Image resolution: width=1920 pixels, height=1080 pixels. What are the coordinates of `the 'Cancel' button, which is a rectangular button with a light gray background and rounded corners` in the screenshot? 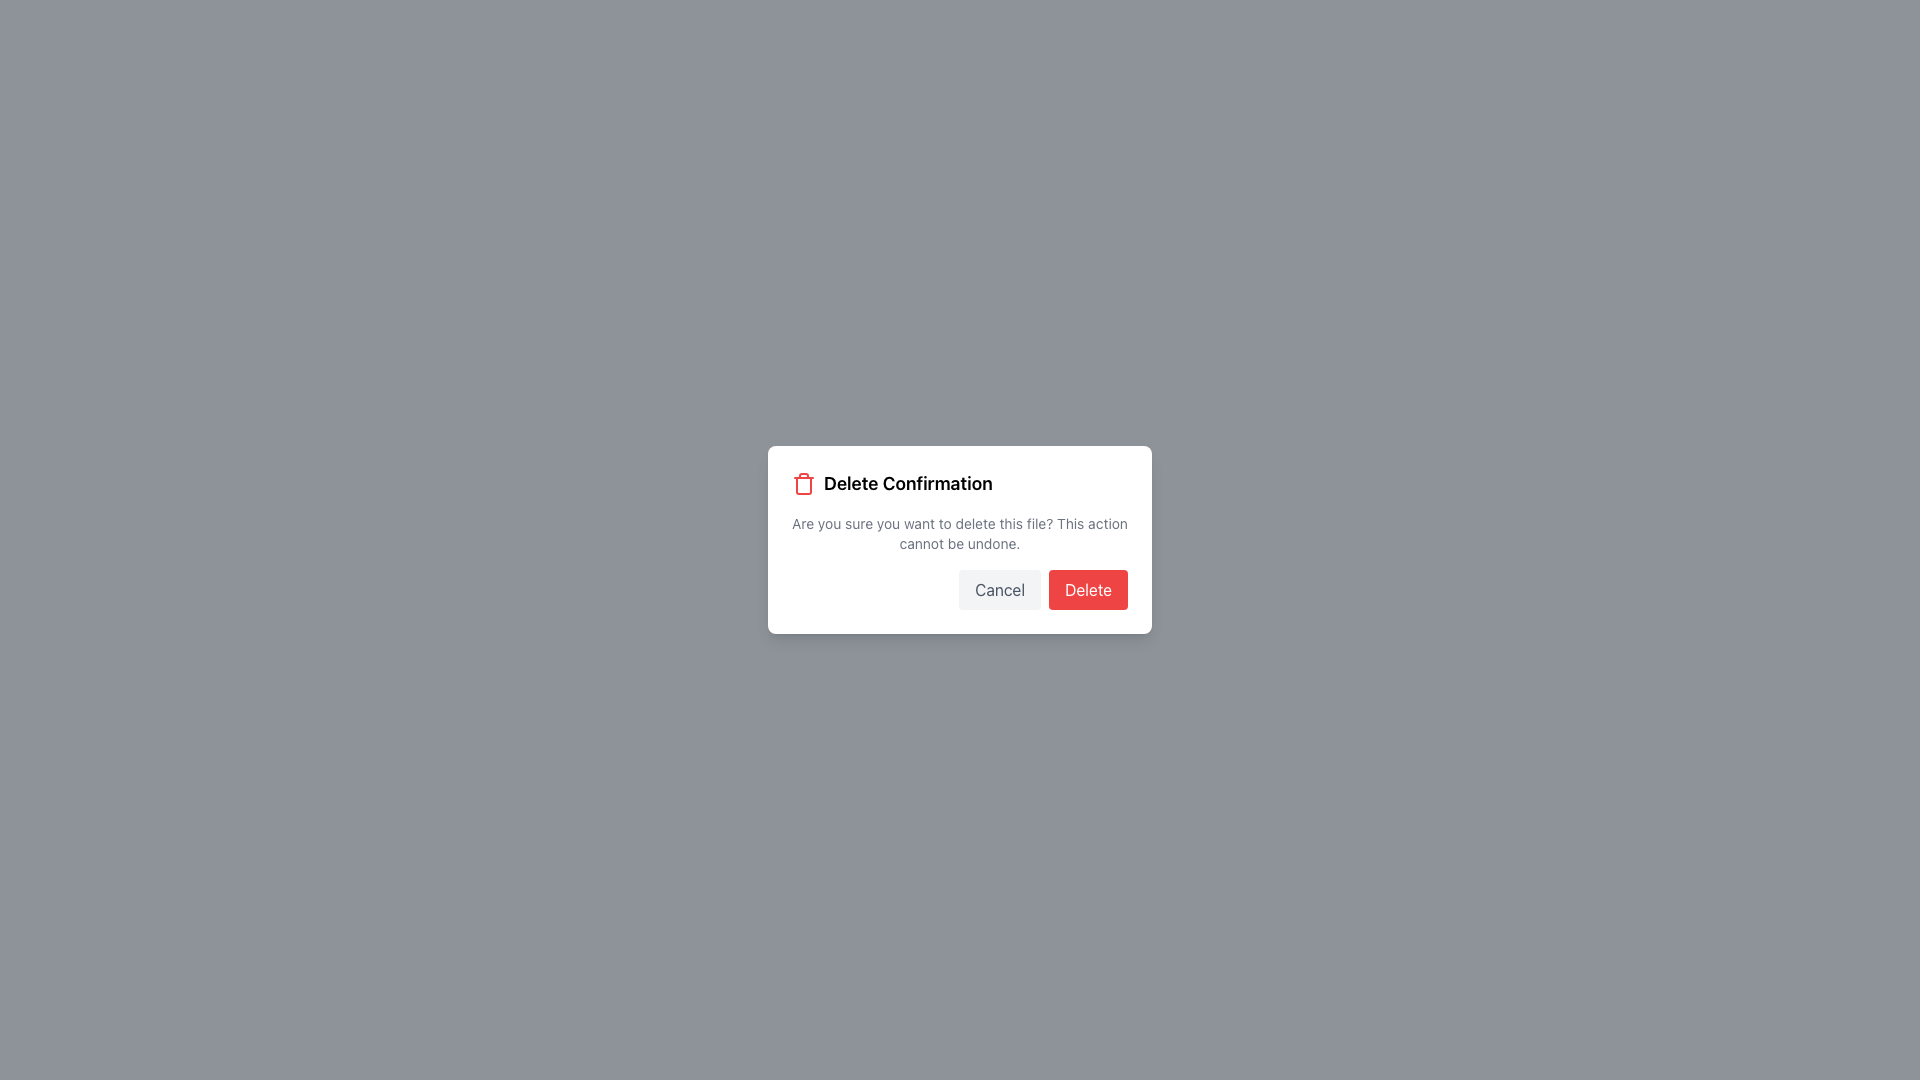 It's located at (1000, 589).